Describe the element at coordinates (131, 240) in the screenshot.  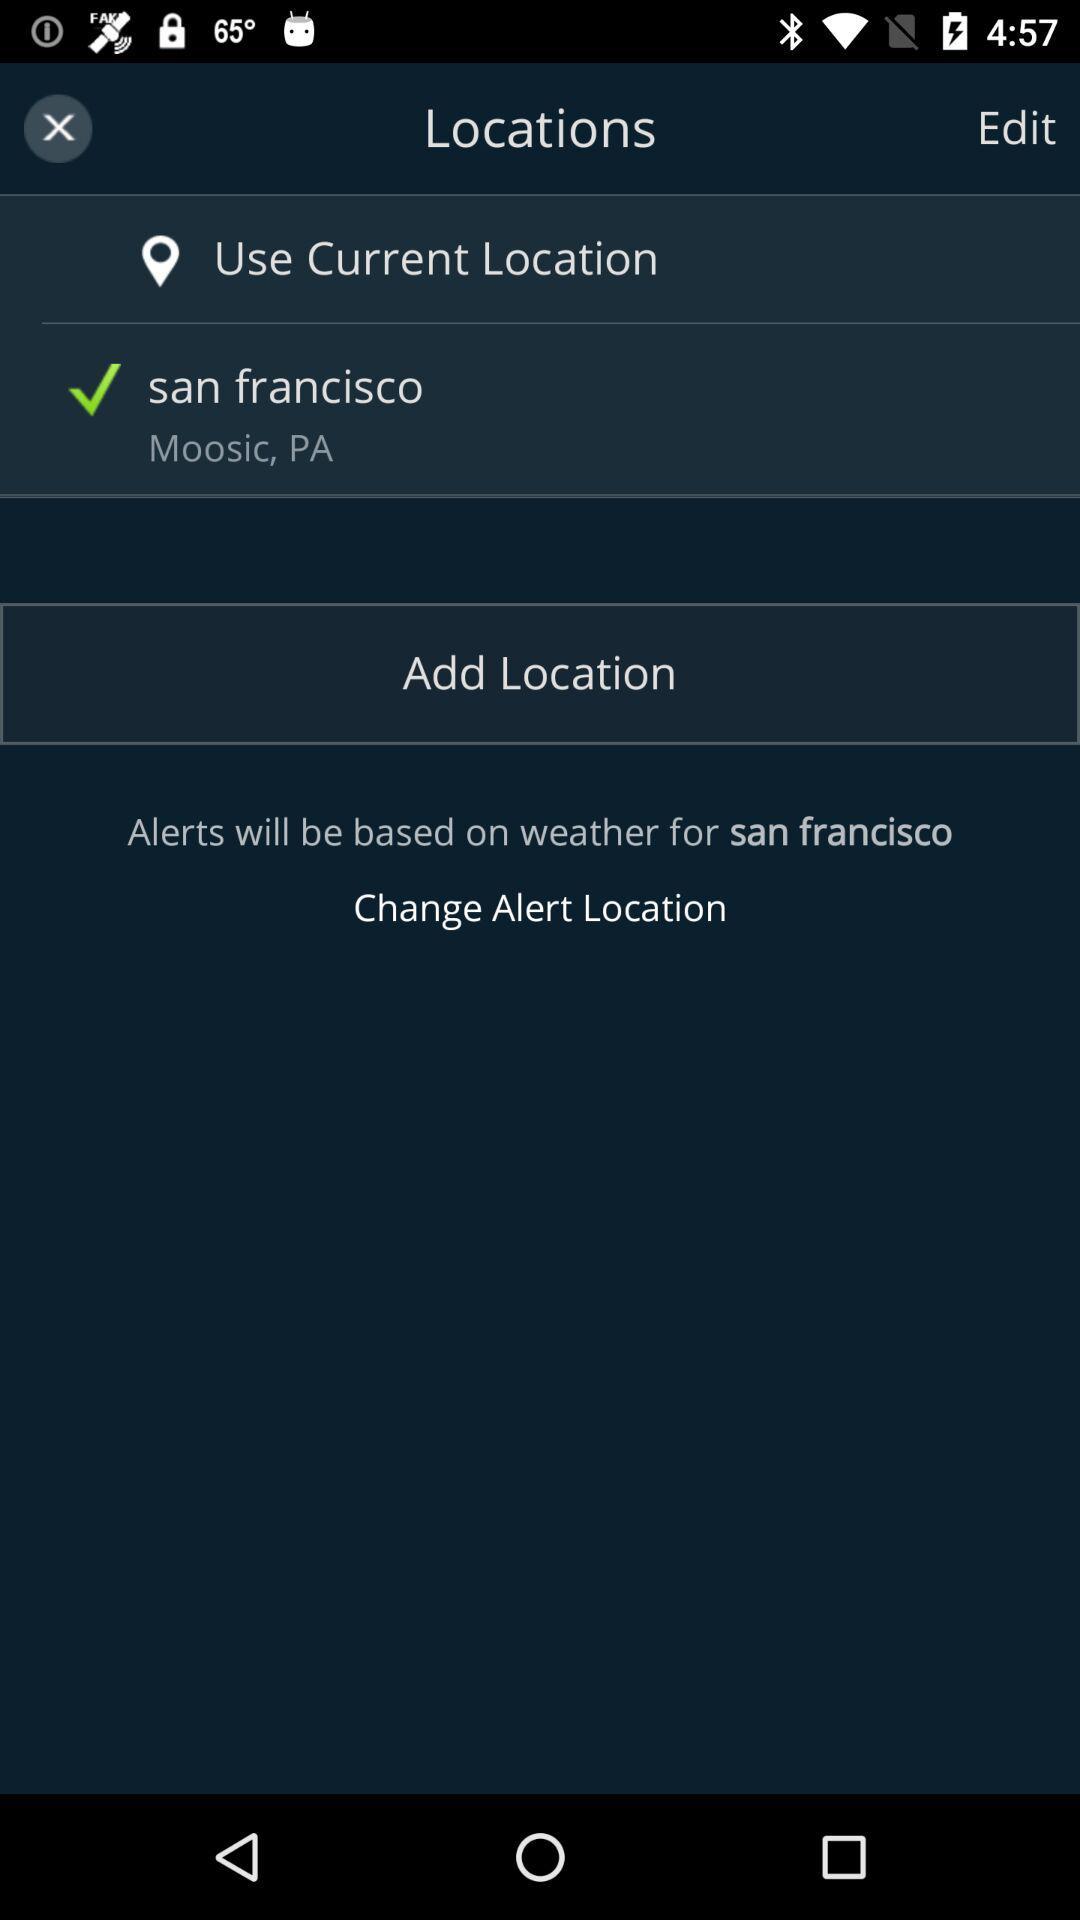
I see `locator oprion` at that location.